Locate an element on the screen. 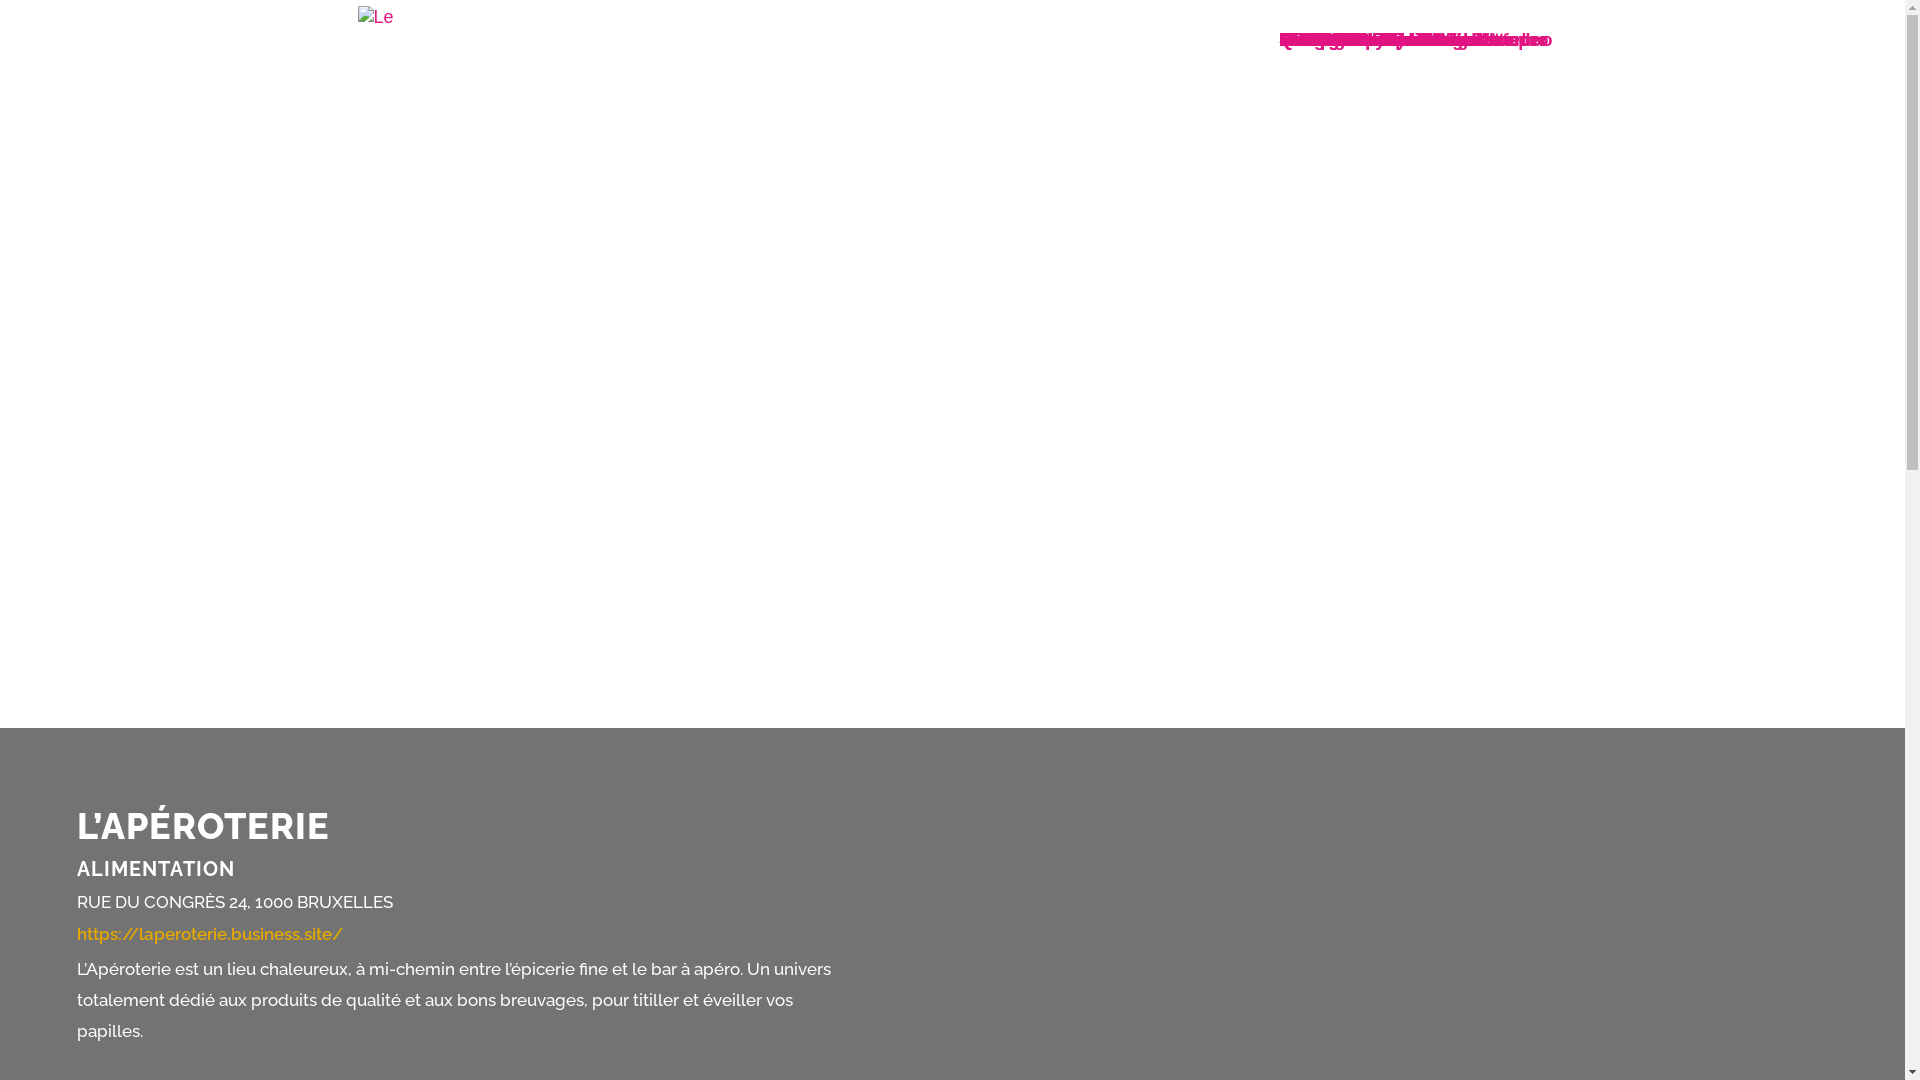  'NL' is located at coordinates (1291, 39).